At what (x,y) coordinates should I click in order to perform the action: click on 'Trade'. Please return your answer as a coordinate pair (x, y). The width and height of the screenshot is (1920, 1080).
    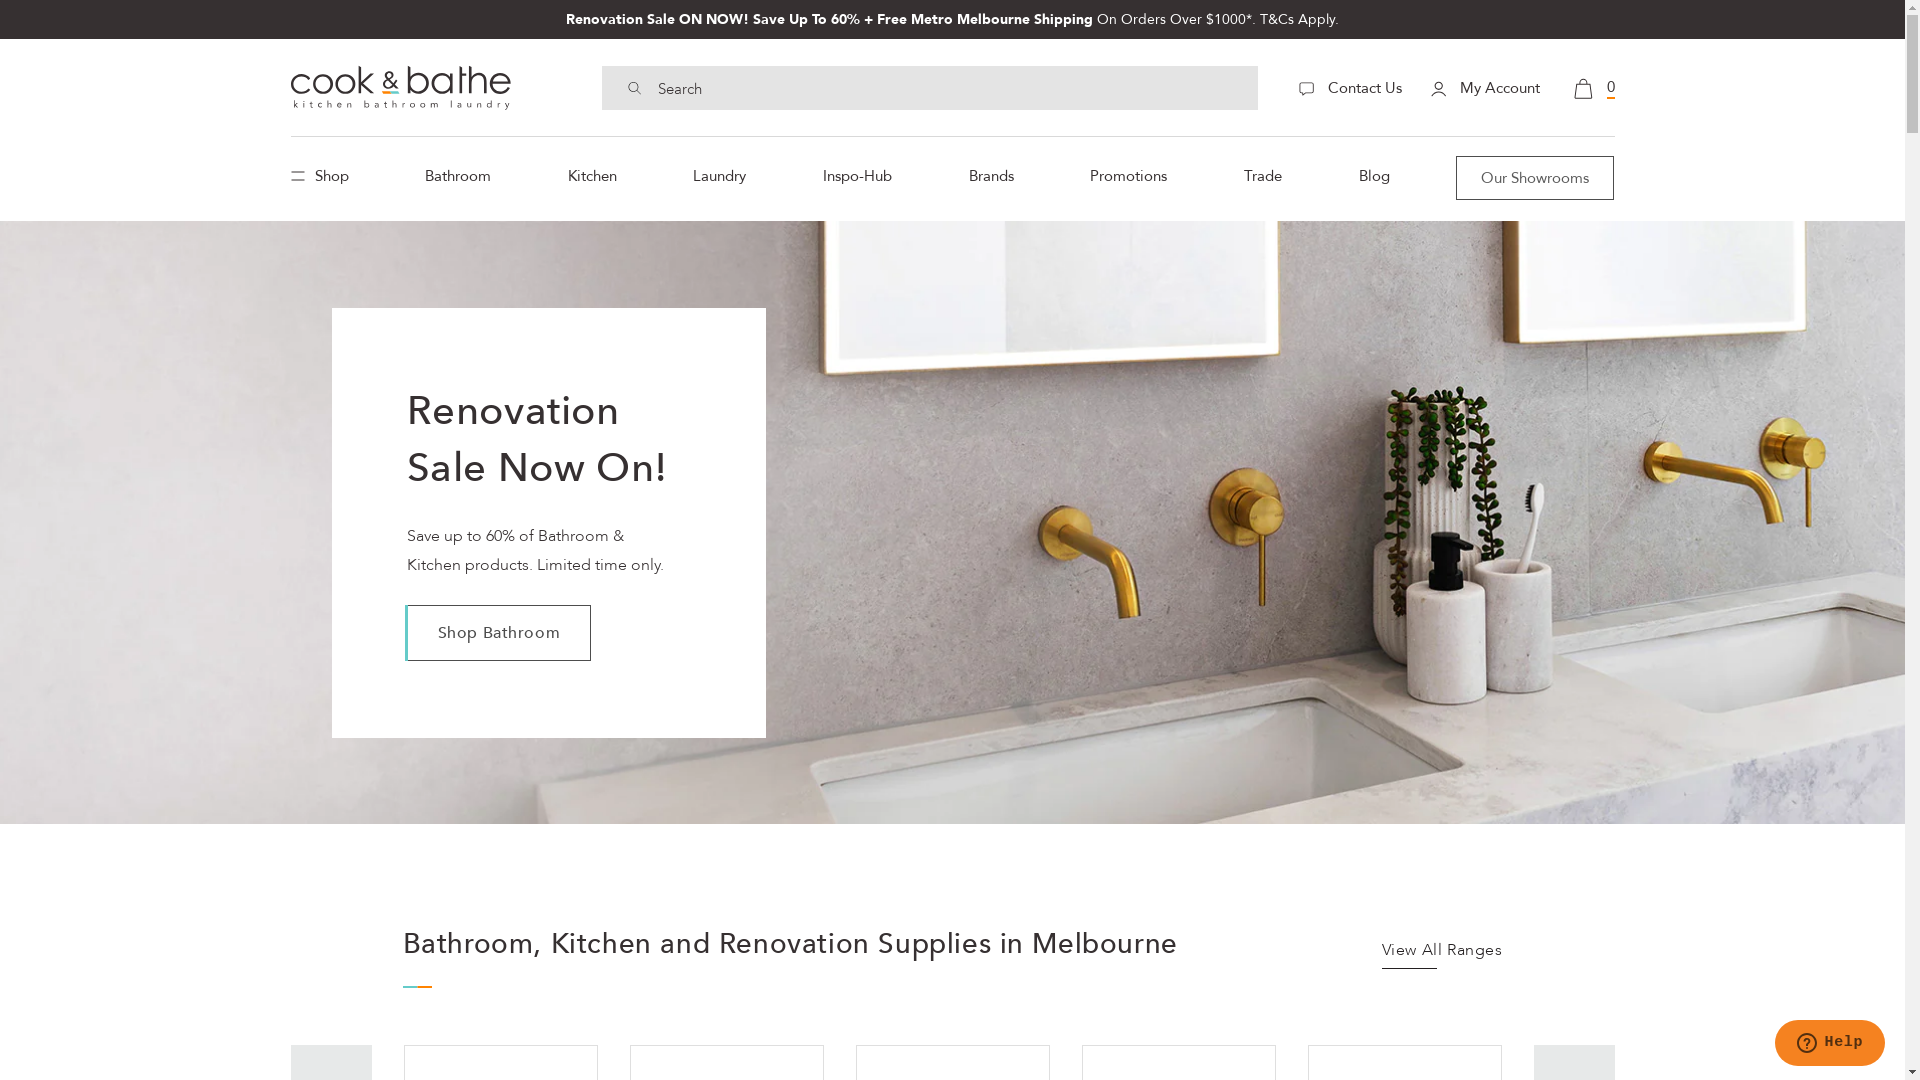
    Looking at the image, I should click on (1232, 175).